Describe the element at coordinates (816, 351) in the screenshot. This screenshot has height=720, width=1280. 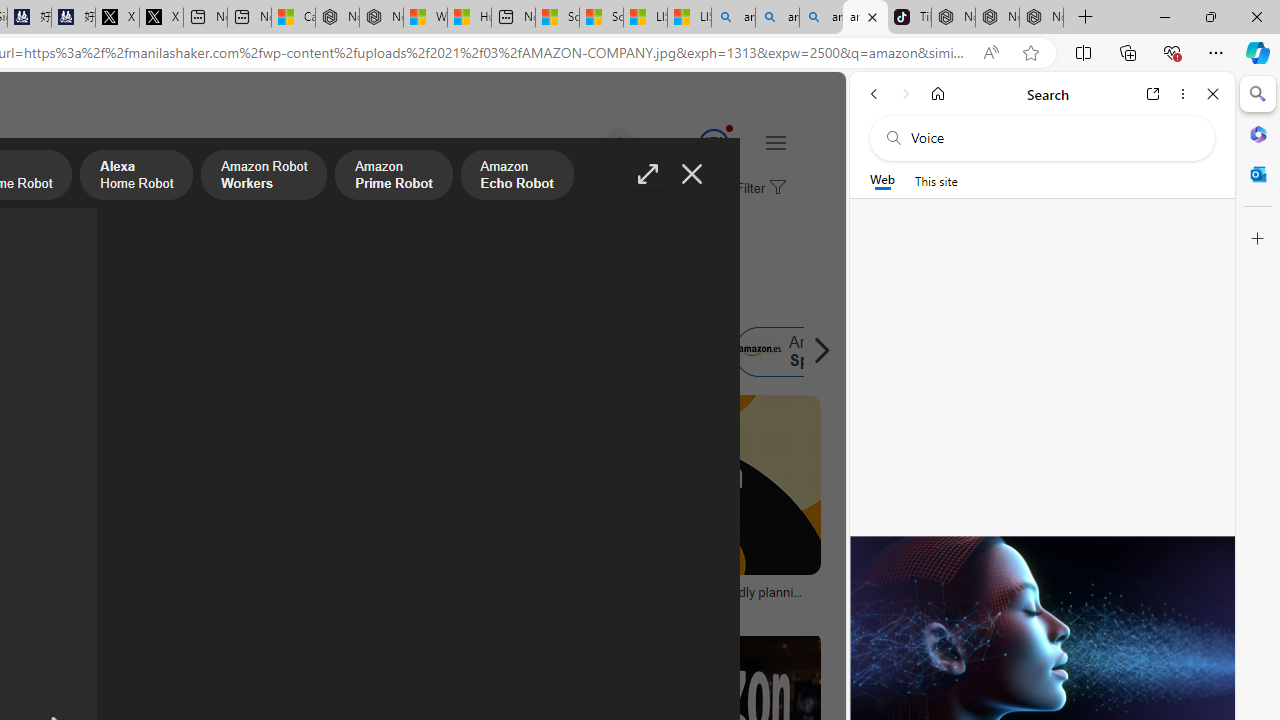
I see `'Scroll right'` at that location.